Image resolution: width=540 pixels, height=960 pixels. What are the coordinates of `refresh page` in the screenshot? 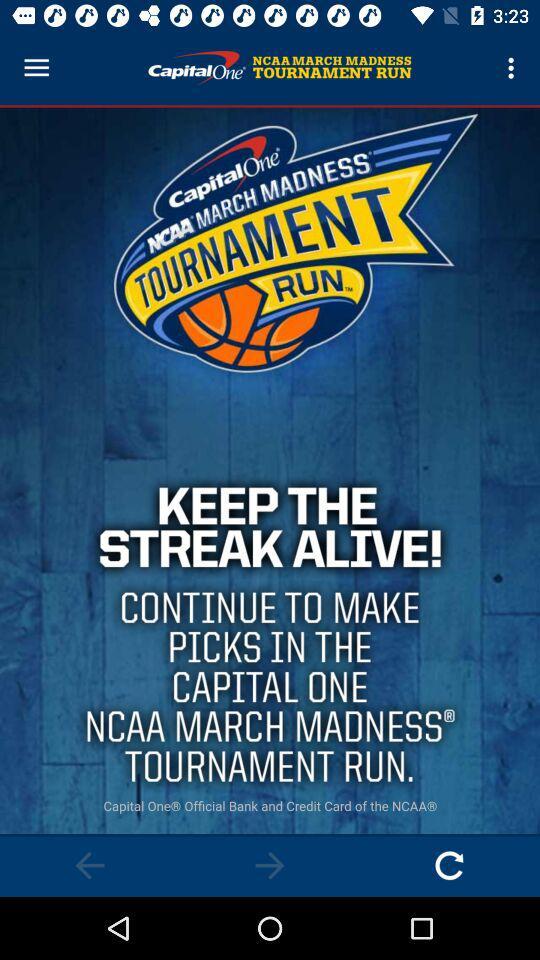 It's located at (449, 864).